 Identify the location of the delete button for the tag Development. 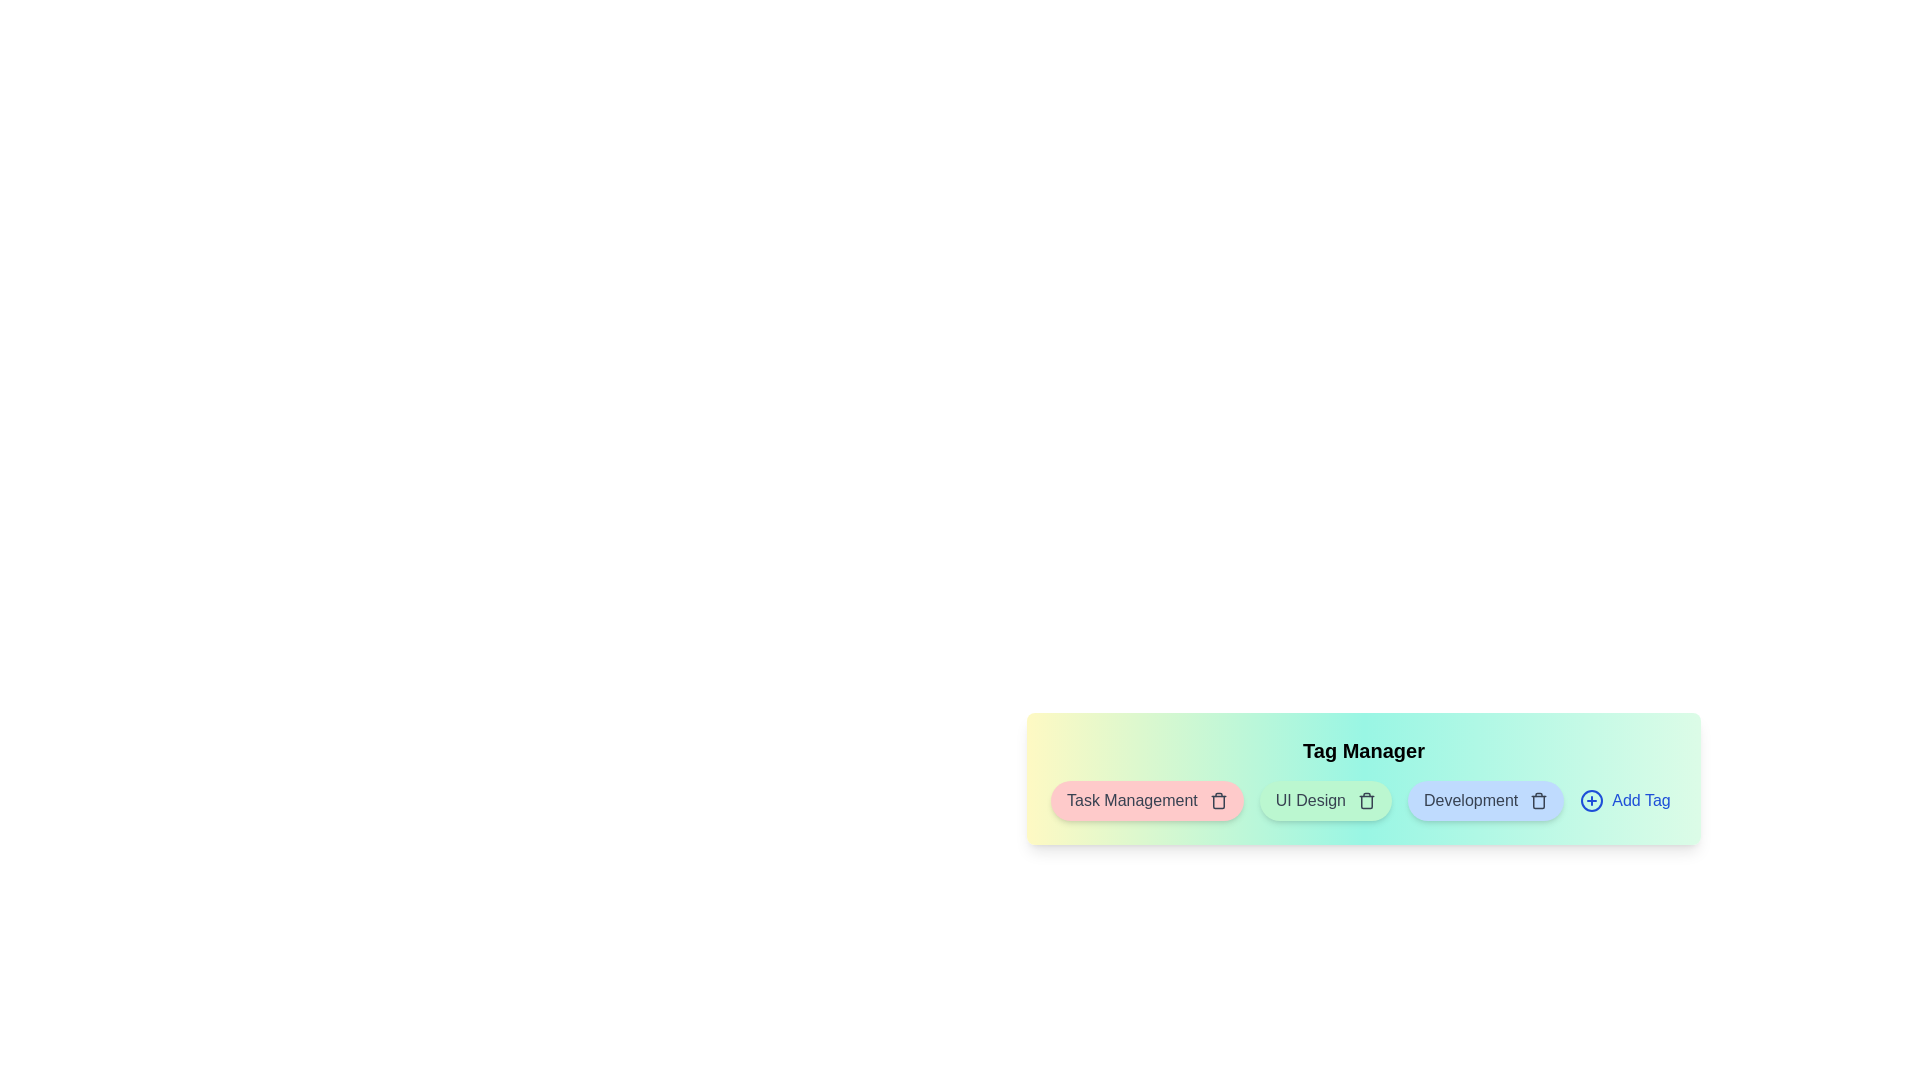
(1538, 800).